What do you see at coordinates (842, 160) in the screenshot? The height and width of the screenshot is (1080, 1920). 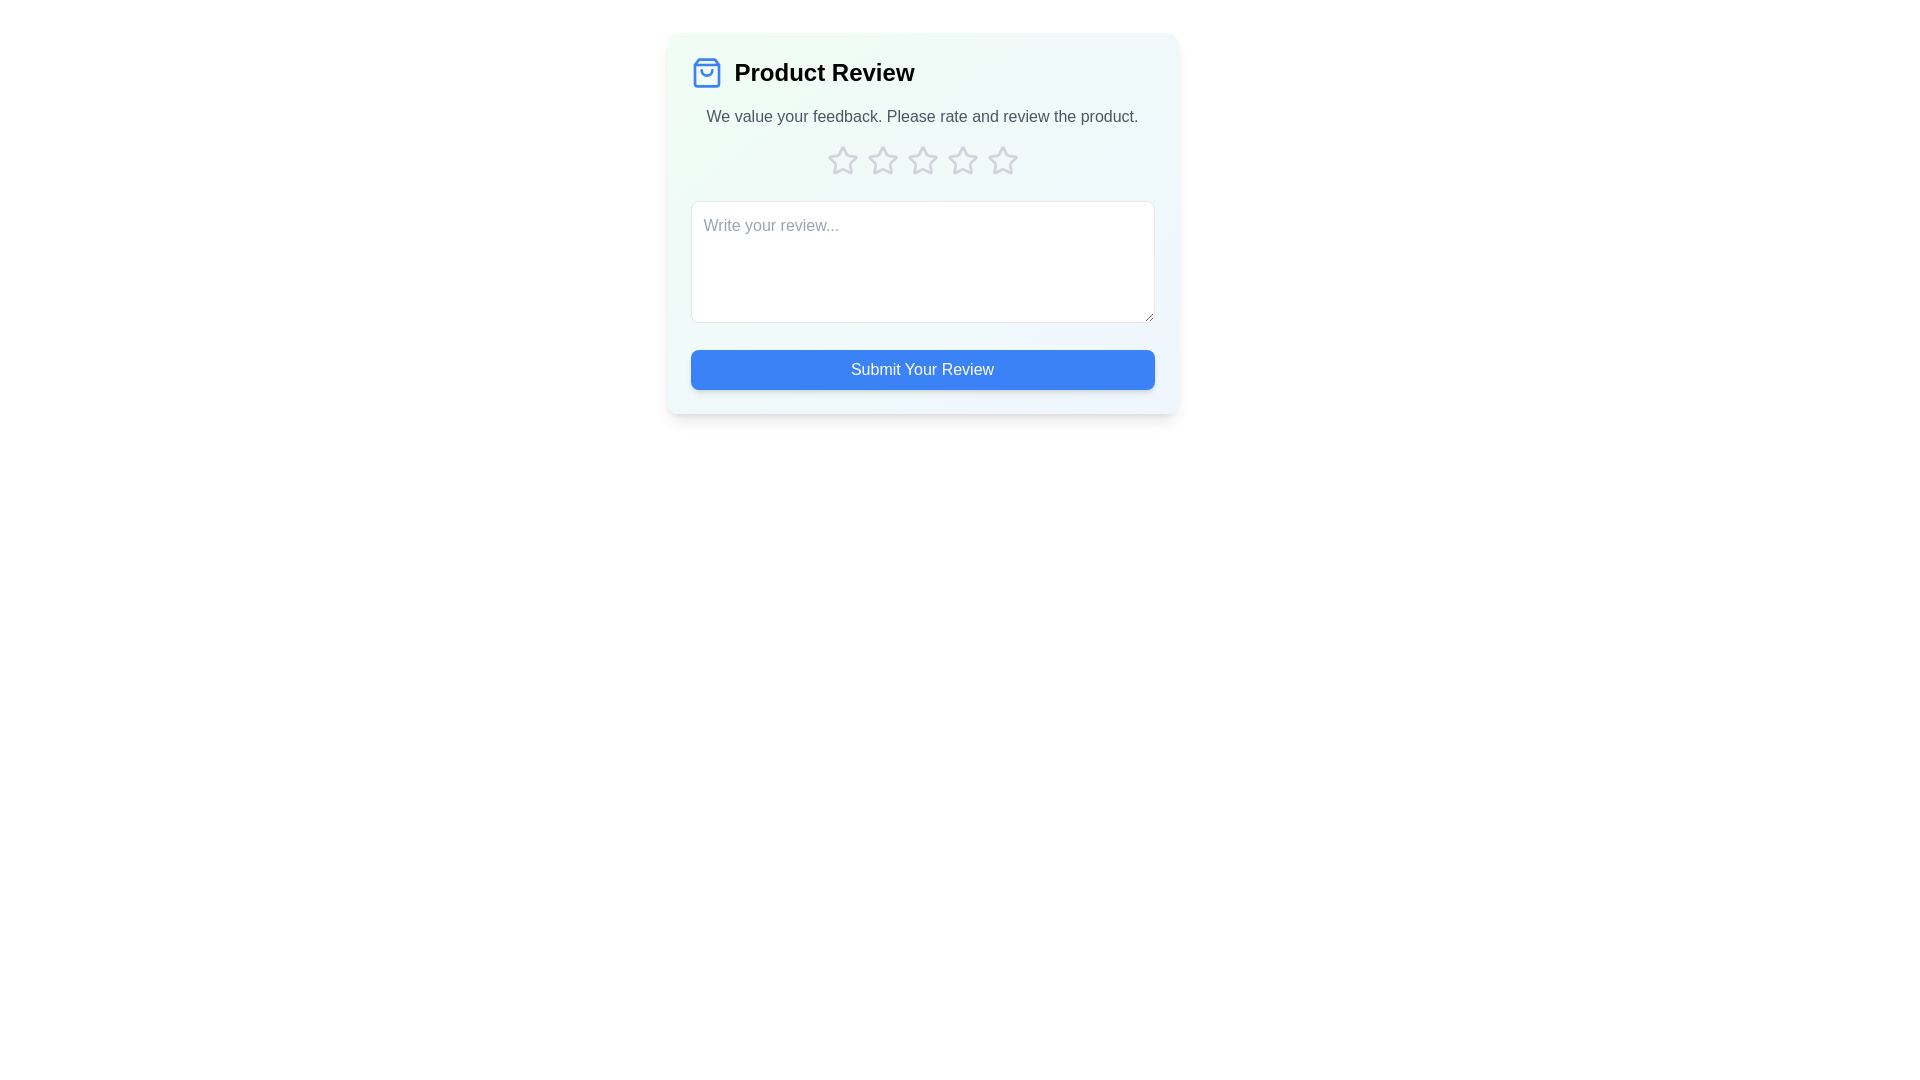 I see `the first star icon in the rating section` at bounding box center [842, 160].